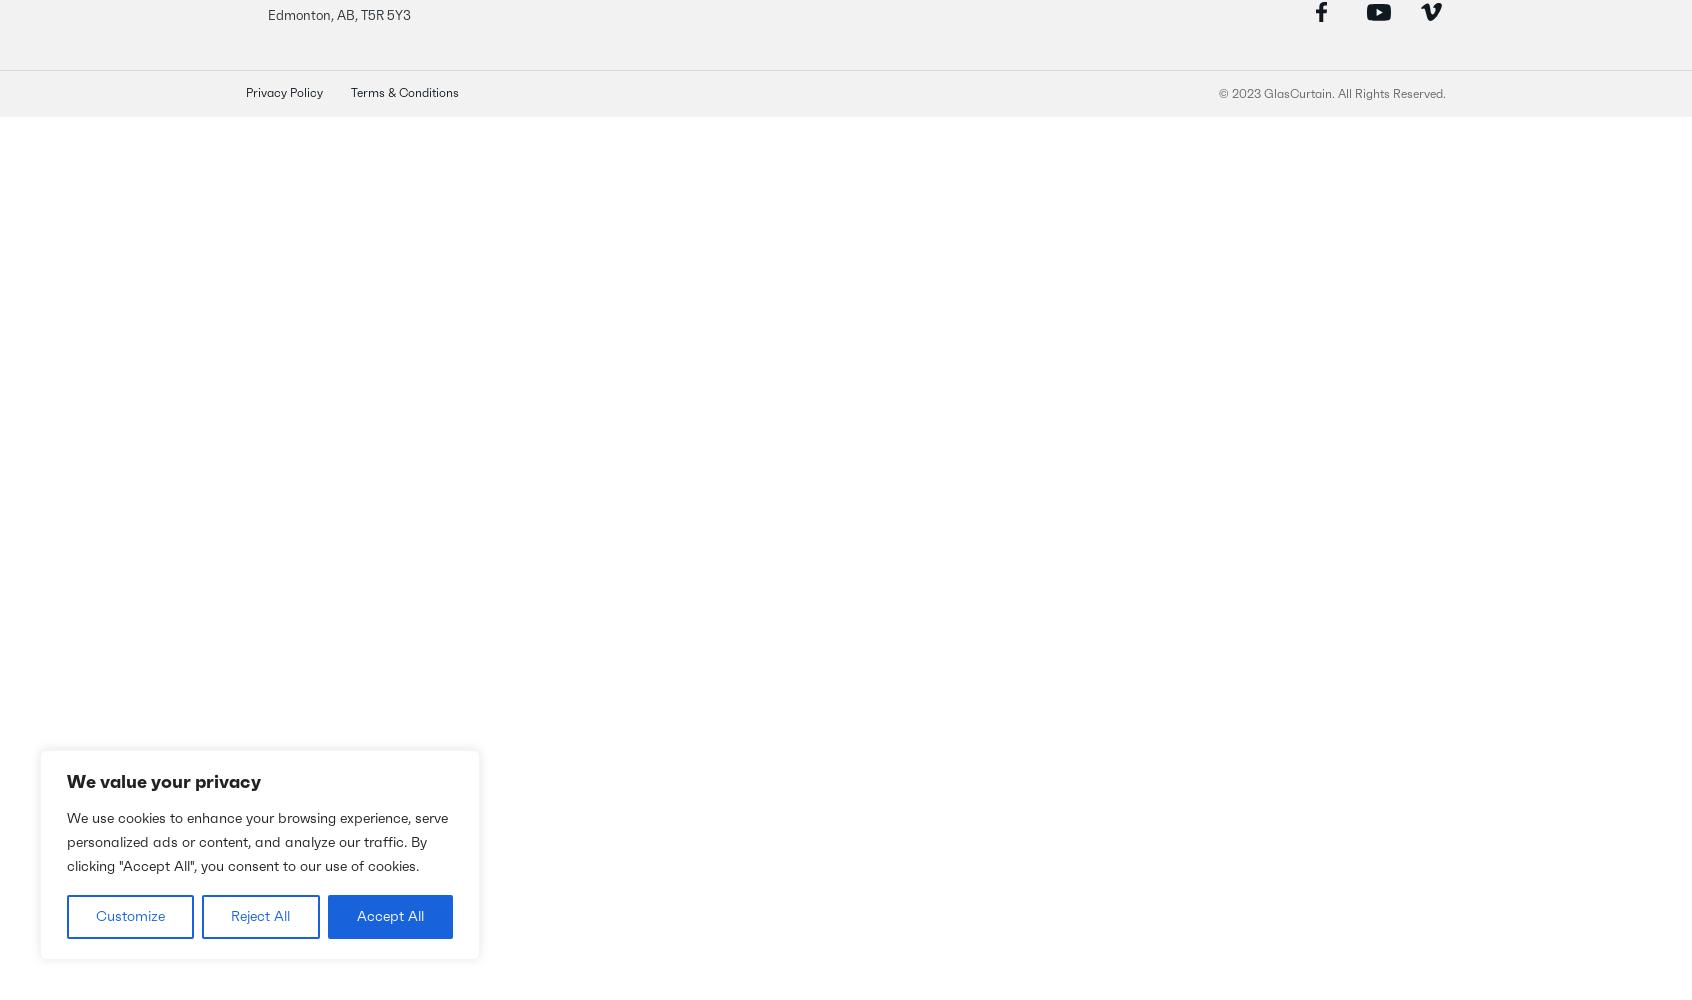  I want to click on 'We use cookies to enhance your browsing experience, serve personalized ads or content, and analyze our traffic. By clicking "Accept All", you consent to our use of cookies.', so click(257, 842).